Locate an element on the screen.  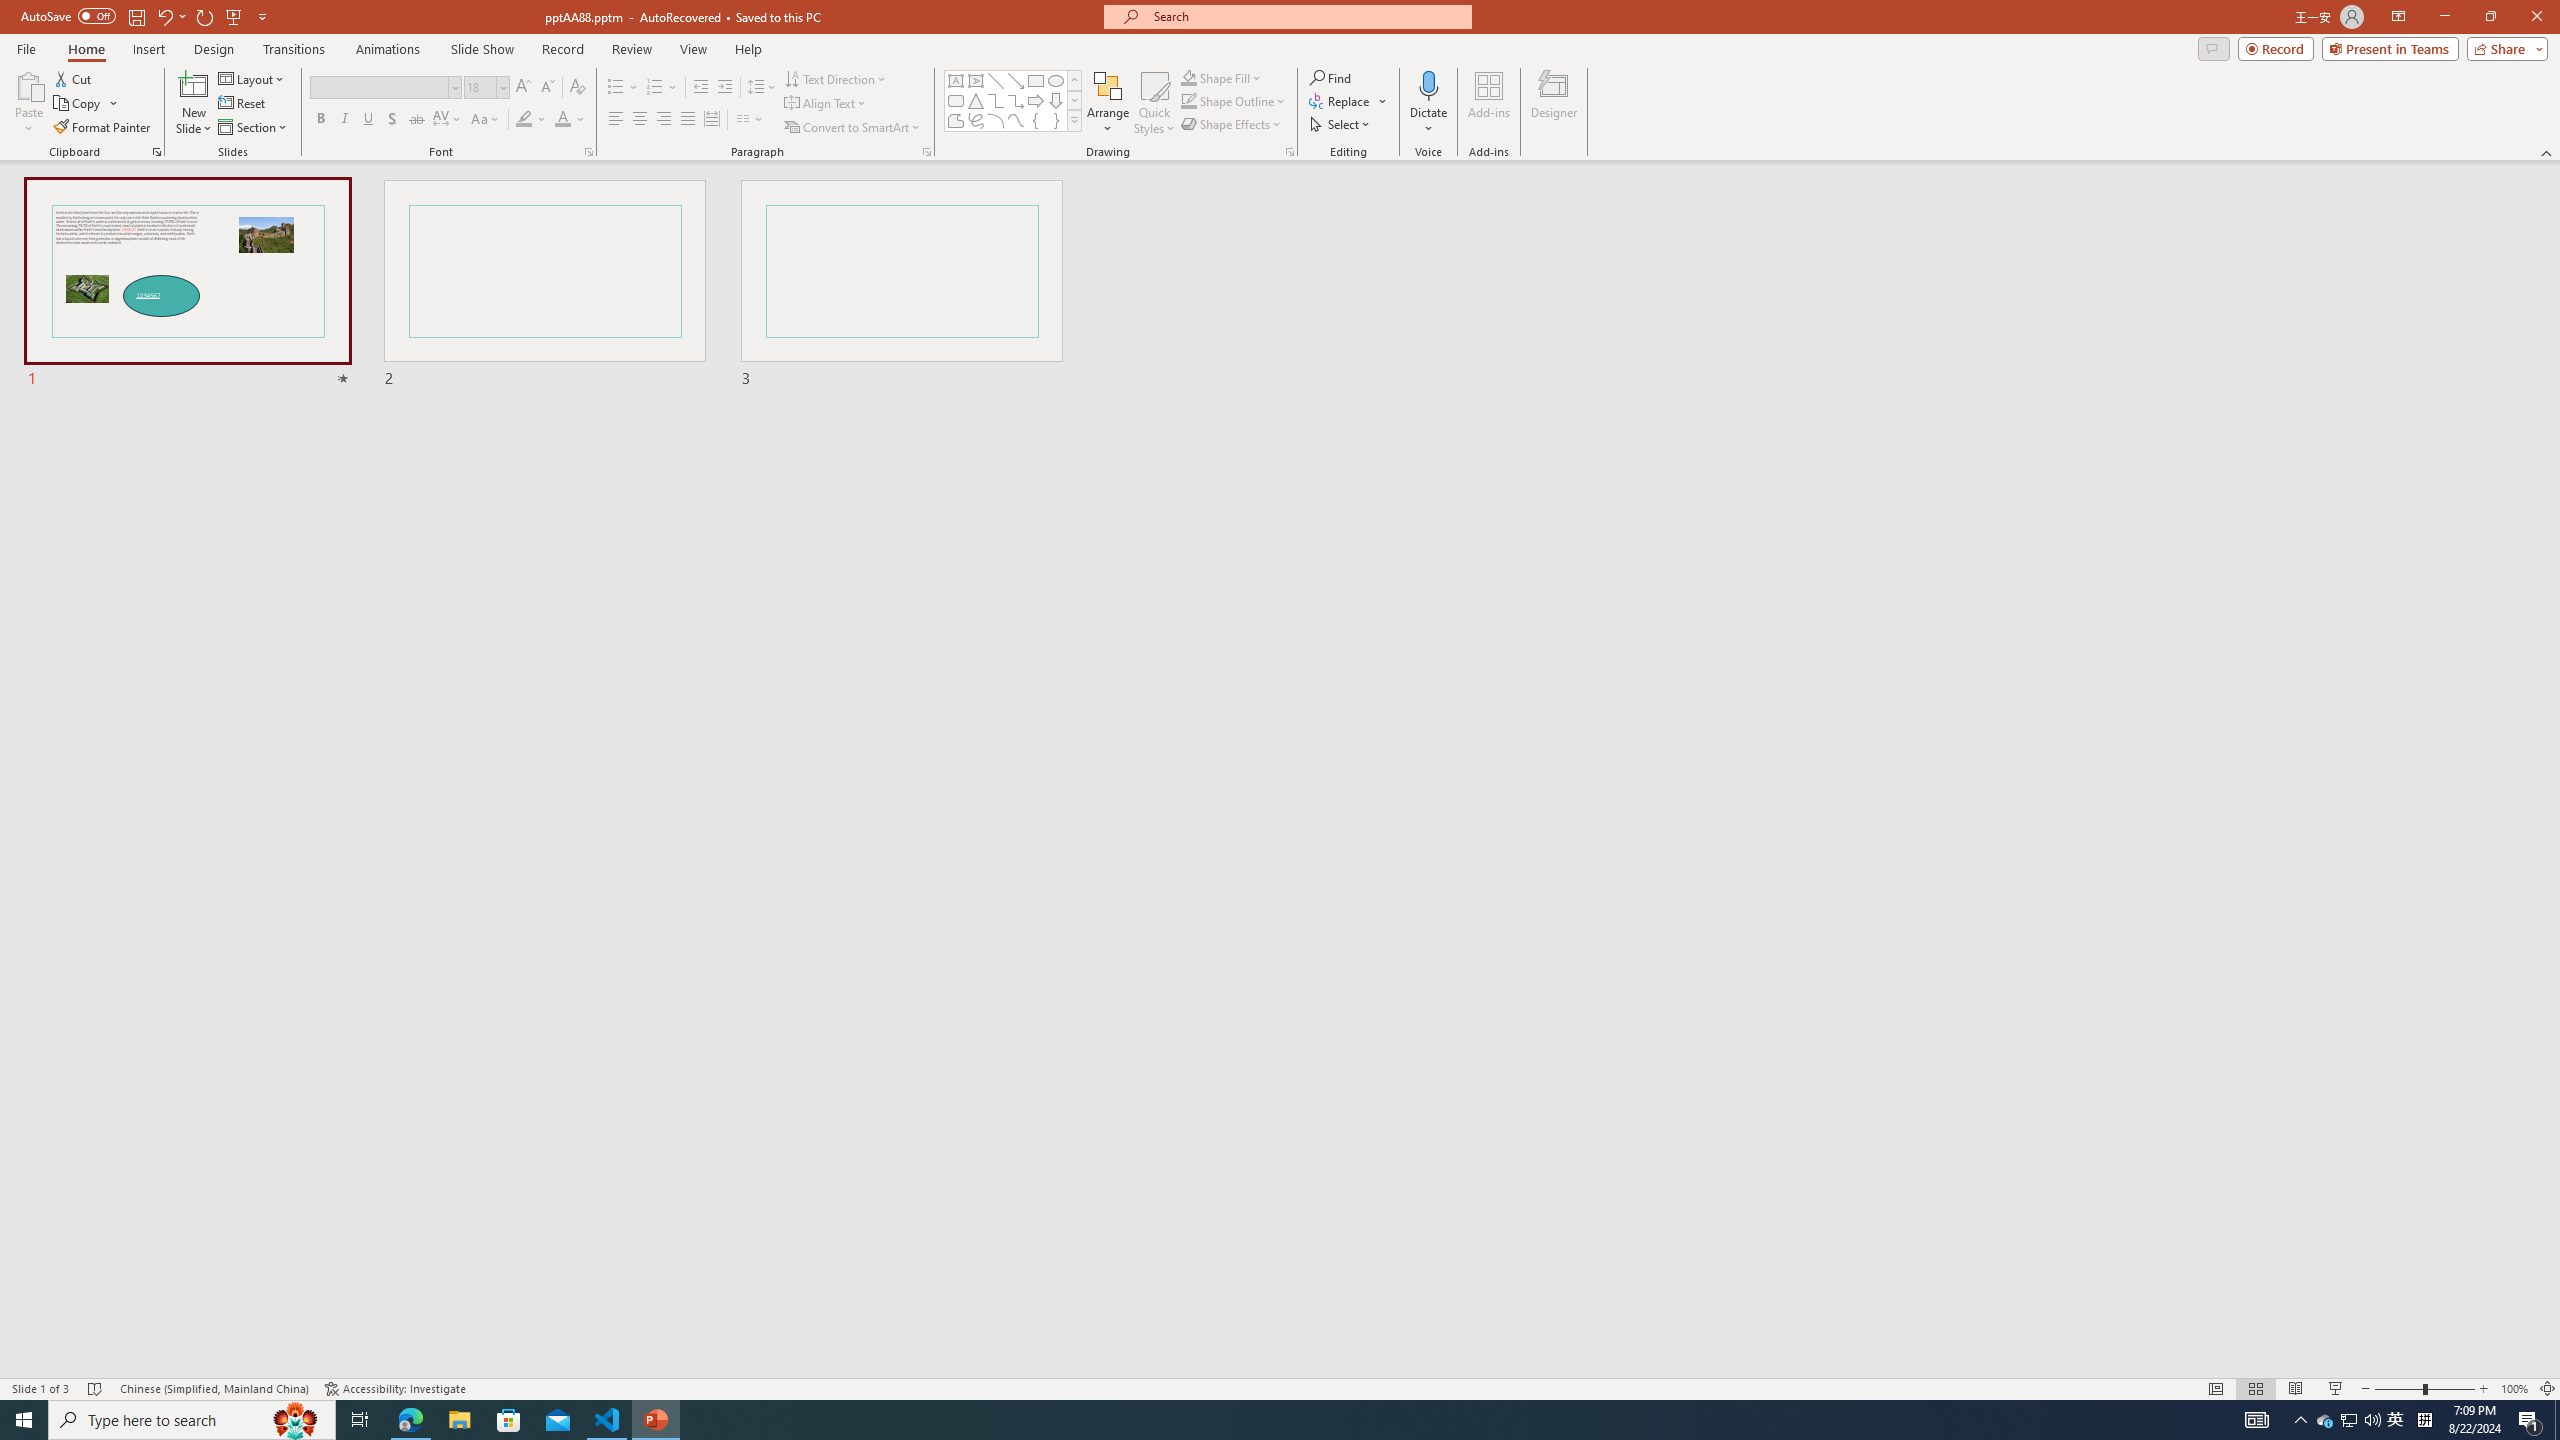
'Freeform: Shape' is located at coordinates (955, 119).